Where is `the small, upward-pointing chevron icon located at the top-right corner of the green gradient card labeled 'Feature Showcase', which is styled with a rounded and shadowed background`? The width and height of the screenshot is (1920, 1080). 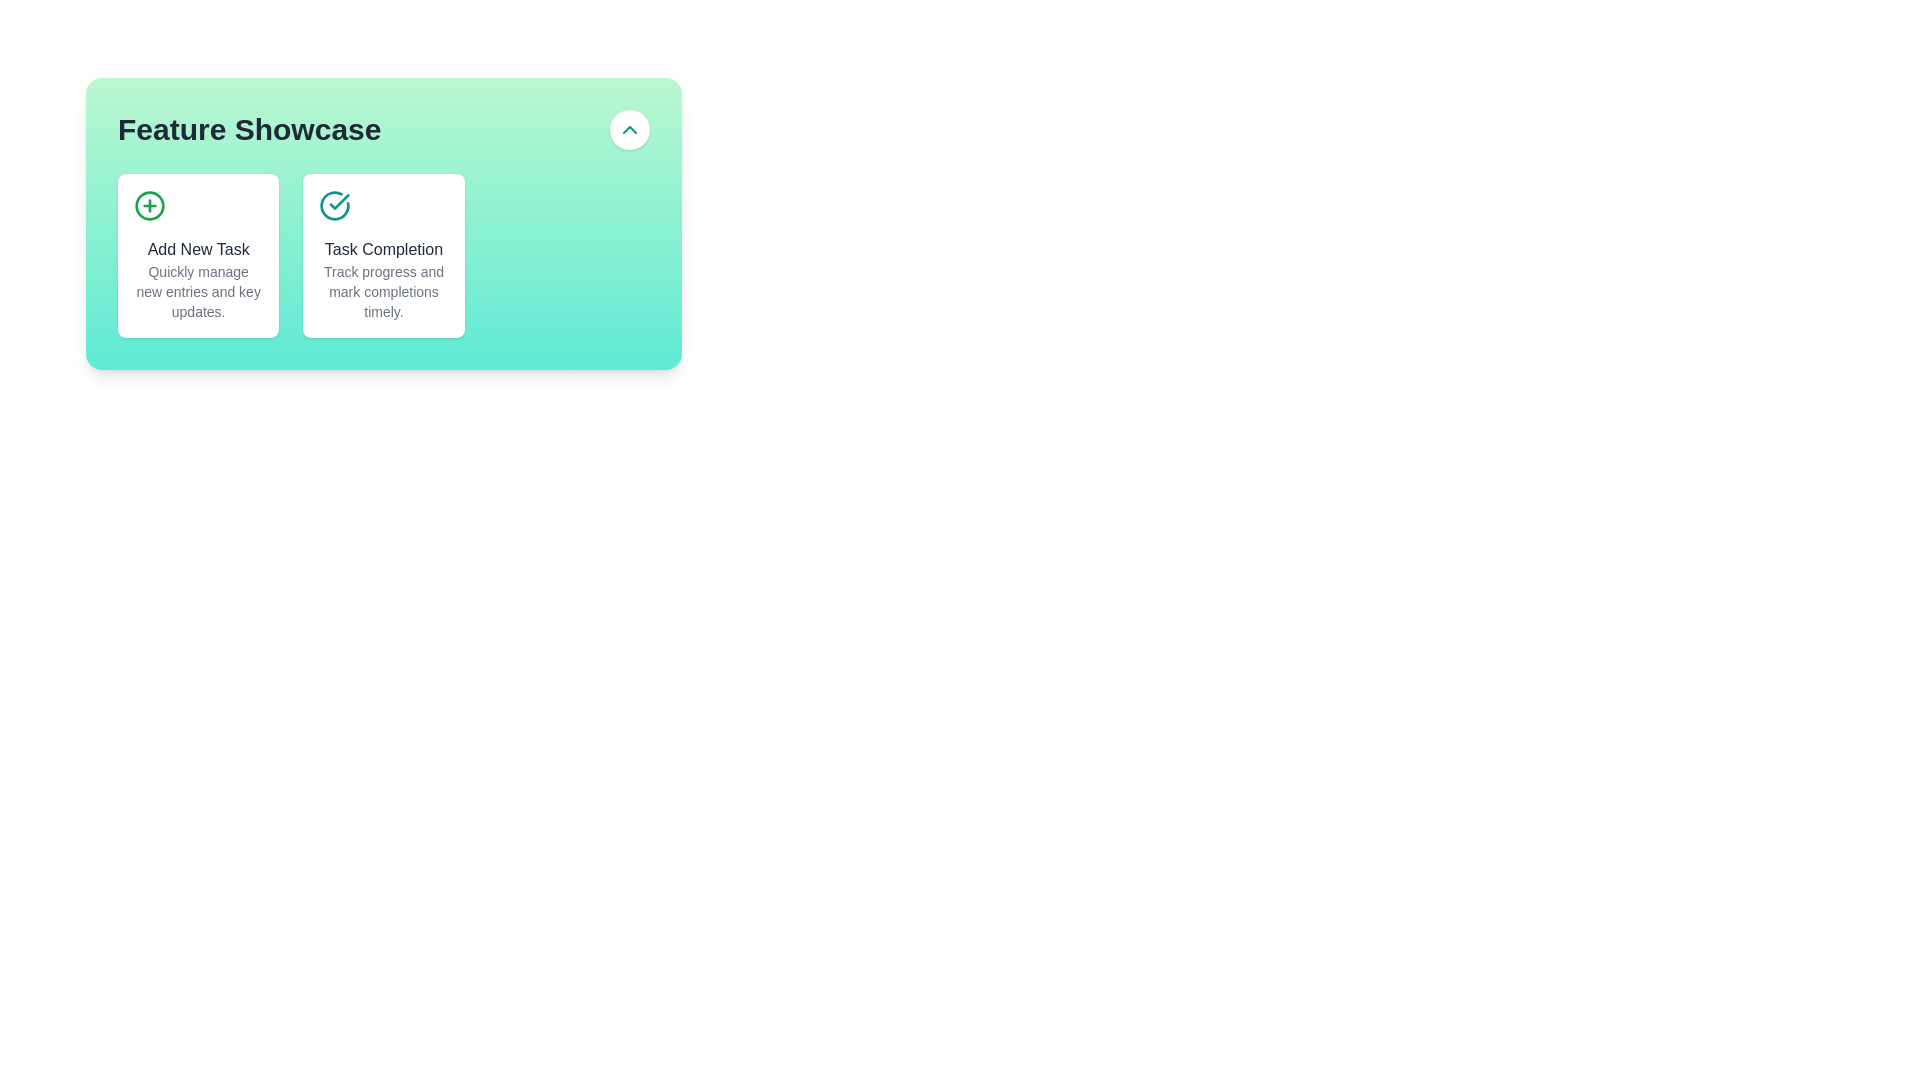 the small, upward-pointing chevron icon located at the top-right corner of the green gradient card labeled 'Feature Showcase', which is styled with a rounded and shadowed background is located at coordinates (628, 130).